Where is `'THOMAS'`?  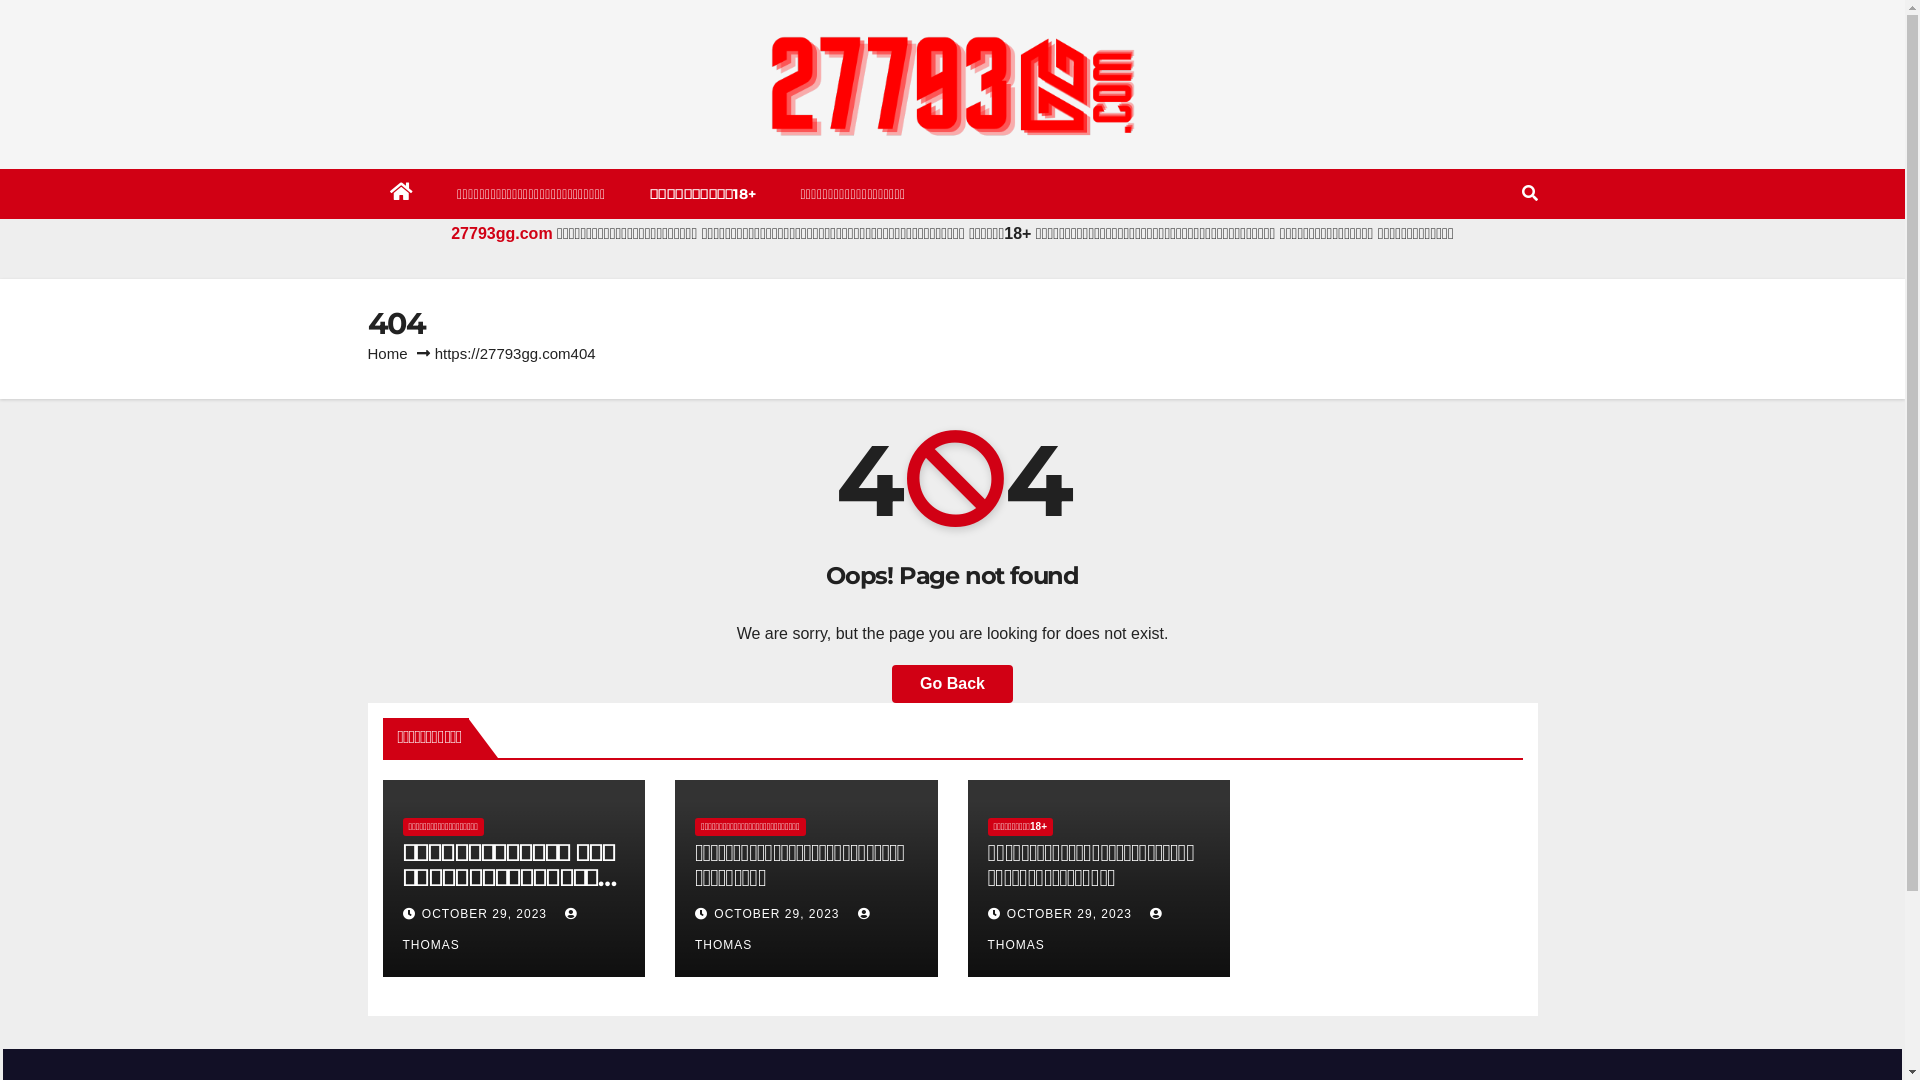 'THOMAS' is located at coordinates (491, 929).